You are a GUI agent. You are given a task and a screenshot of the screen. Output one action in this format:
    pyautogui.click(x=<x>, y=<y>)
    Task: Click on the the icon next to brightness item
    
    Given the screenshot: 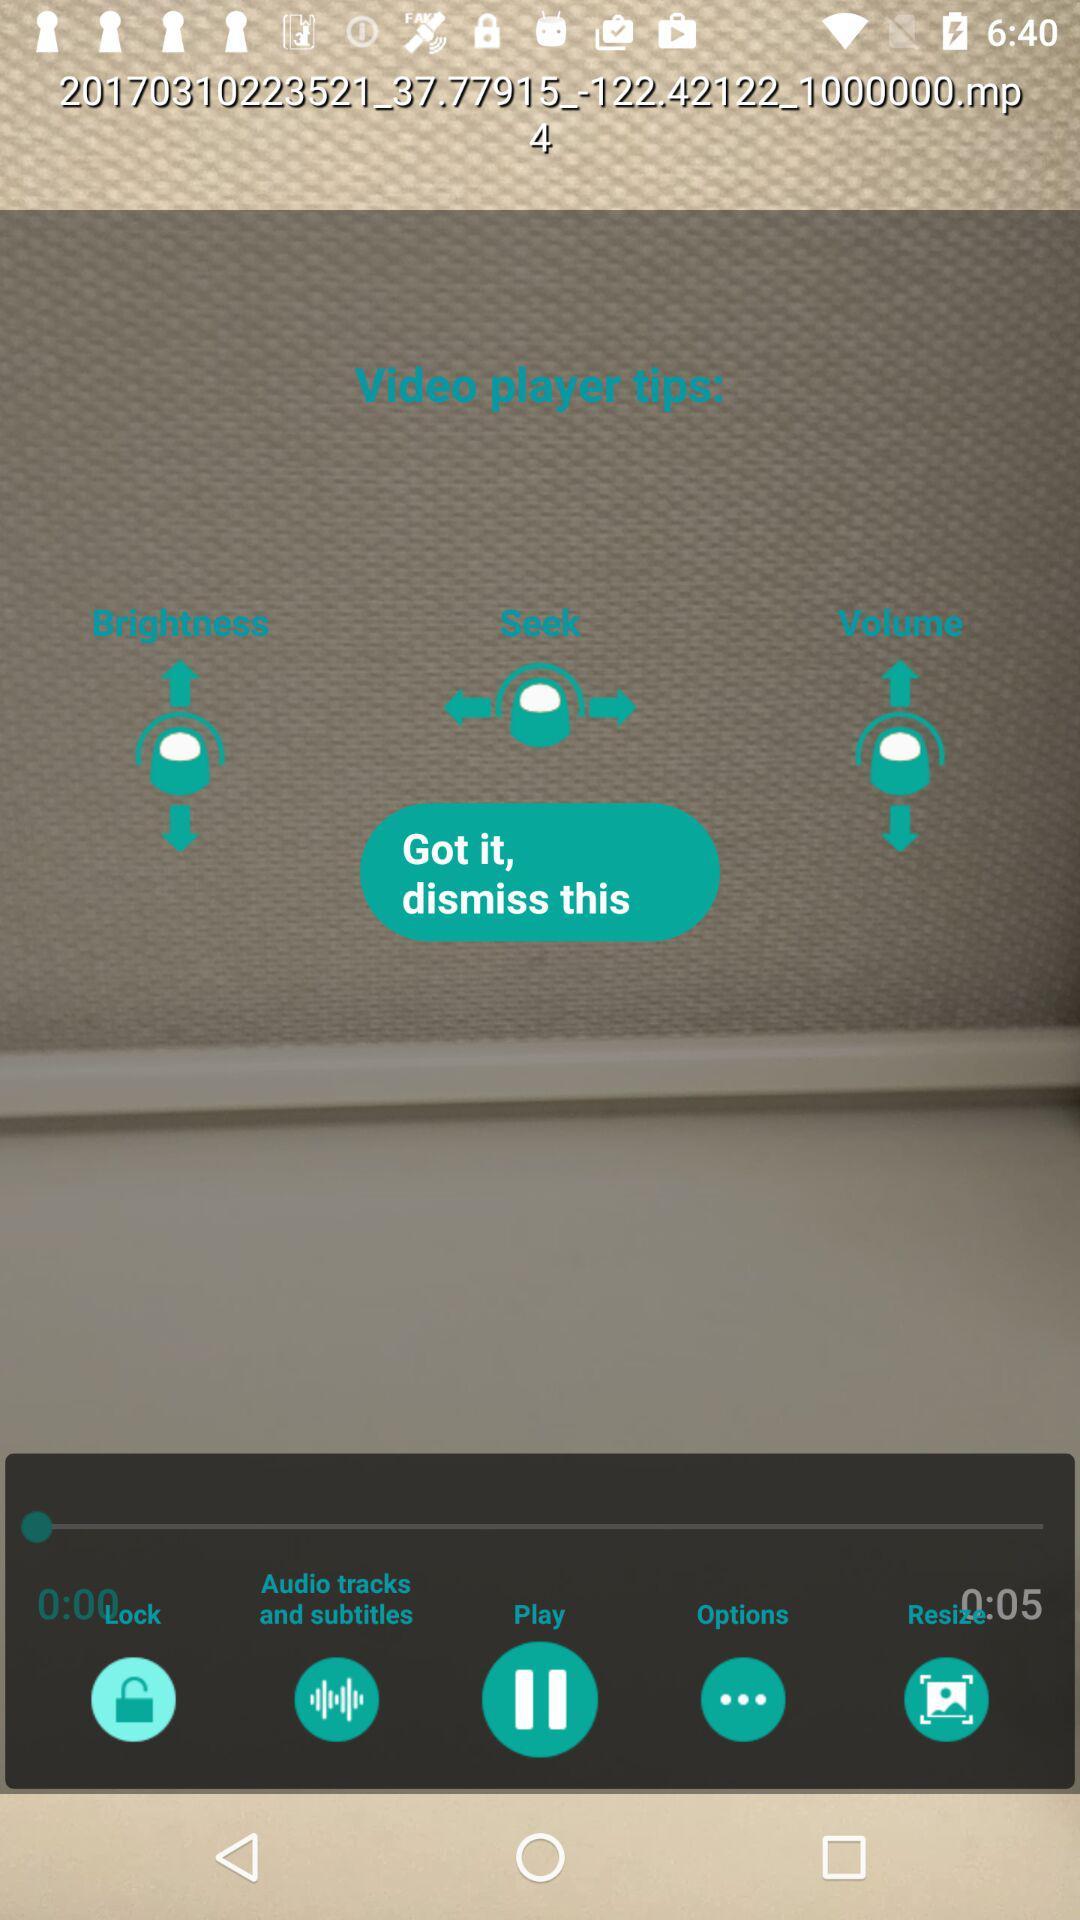 What is the action you would take?
    pyautogui.click(x=540, y=872)
    